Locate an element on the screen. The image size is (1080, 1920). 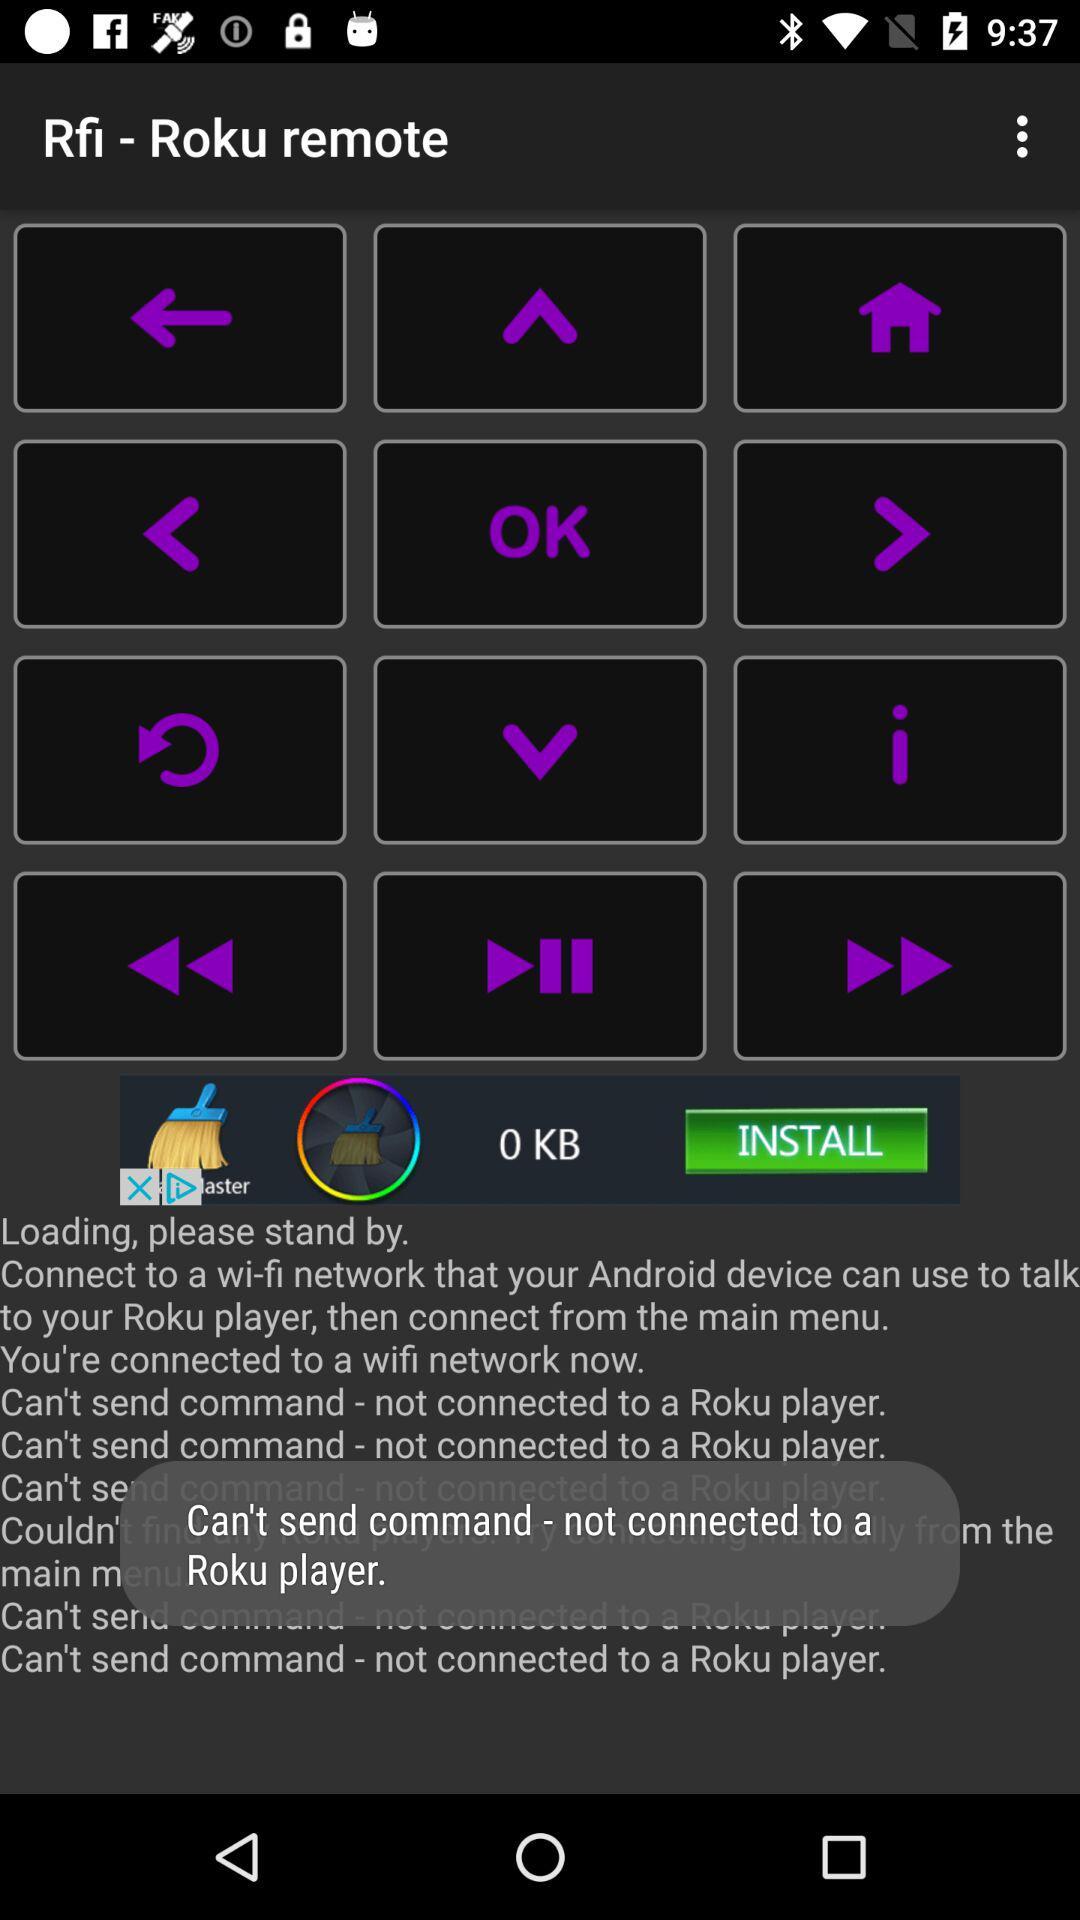
the home icon is located at coordinates (898, 316).